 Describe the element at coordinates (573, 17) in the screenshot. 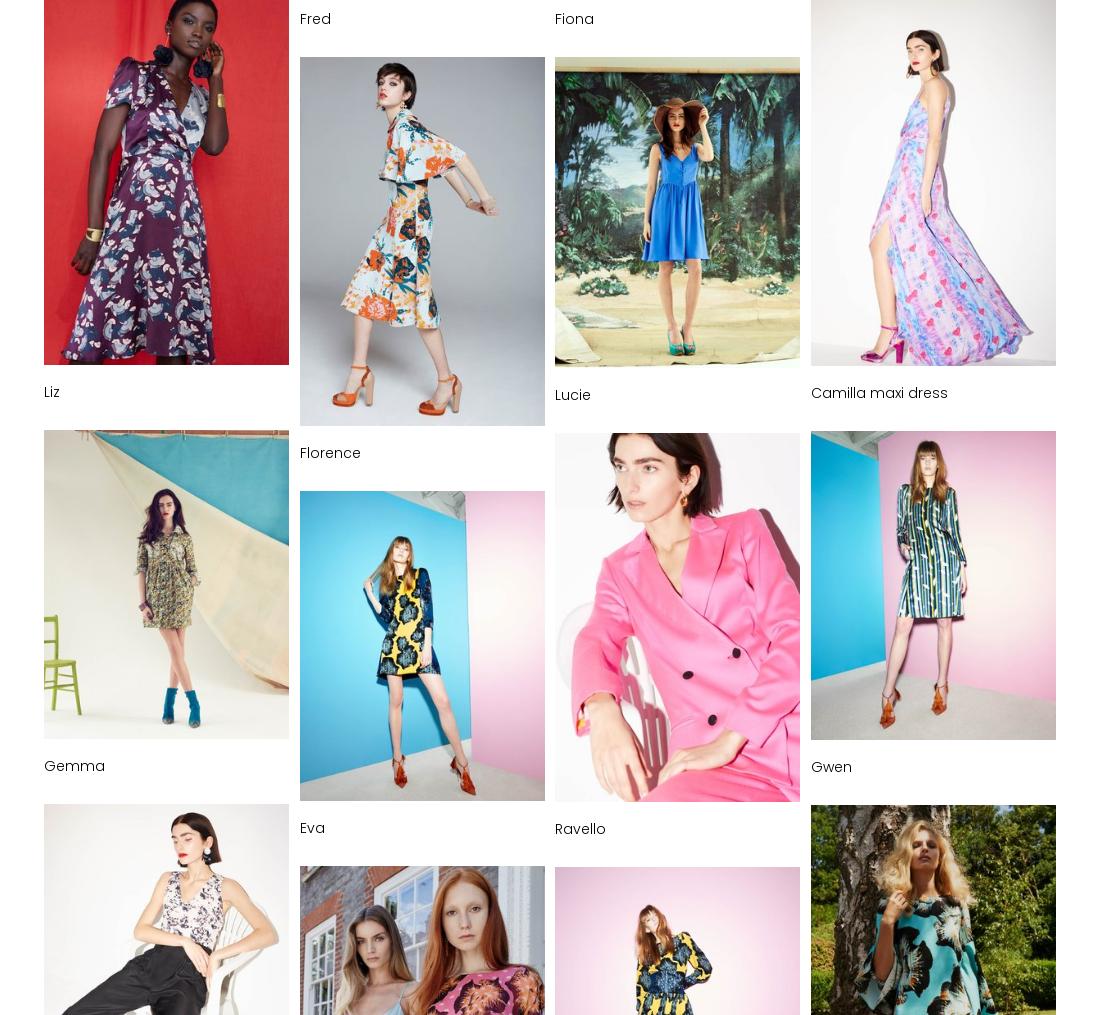

I see `'Fiona'` at that location.